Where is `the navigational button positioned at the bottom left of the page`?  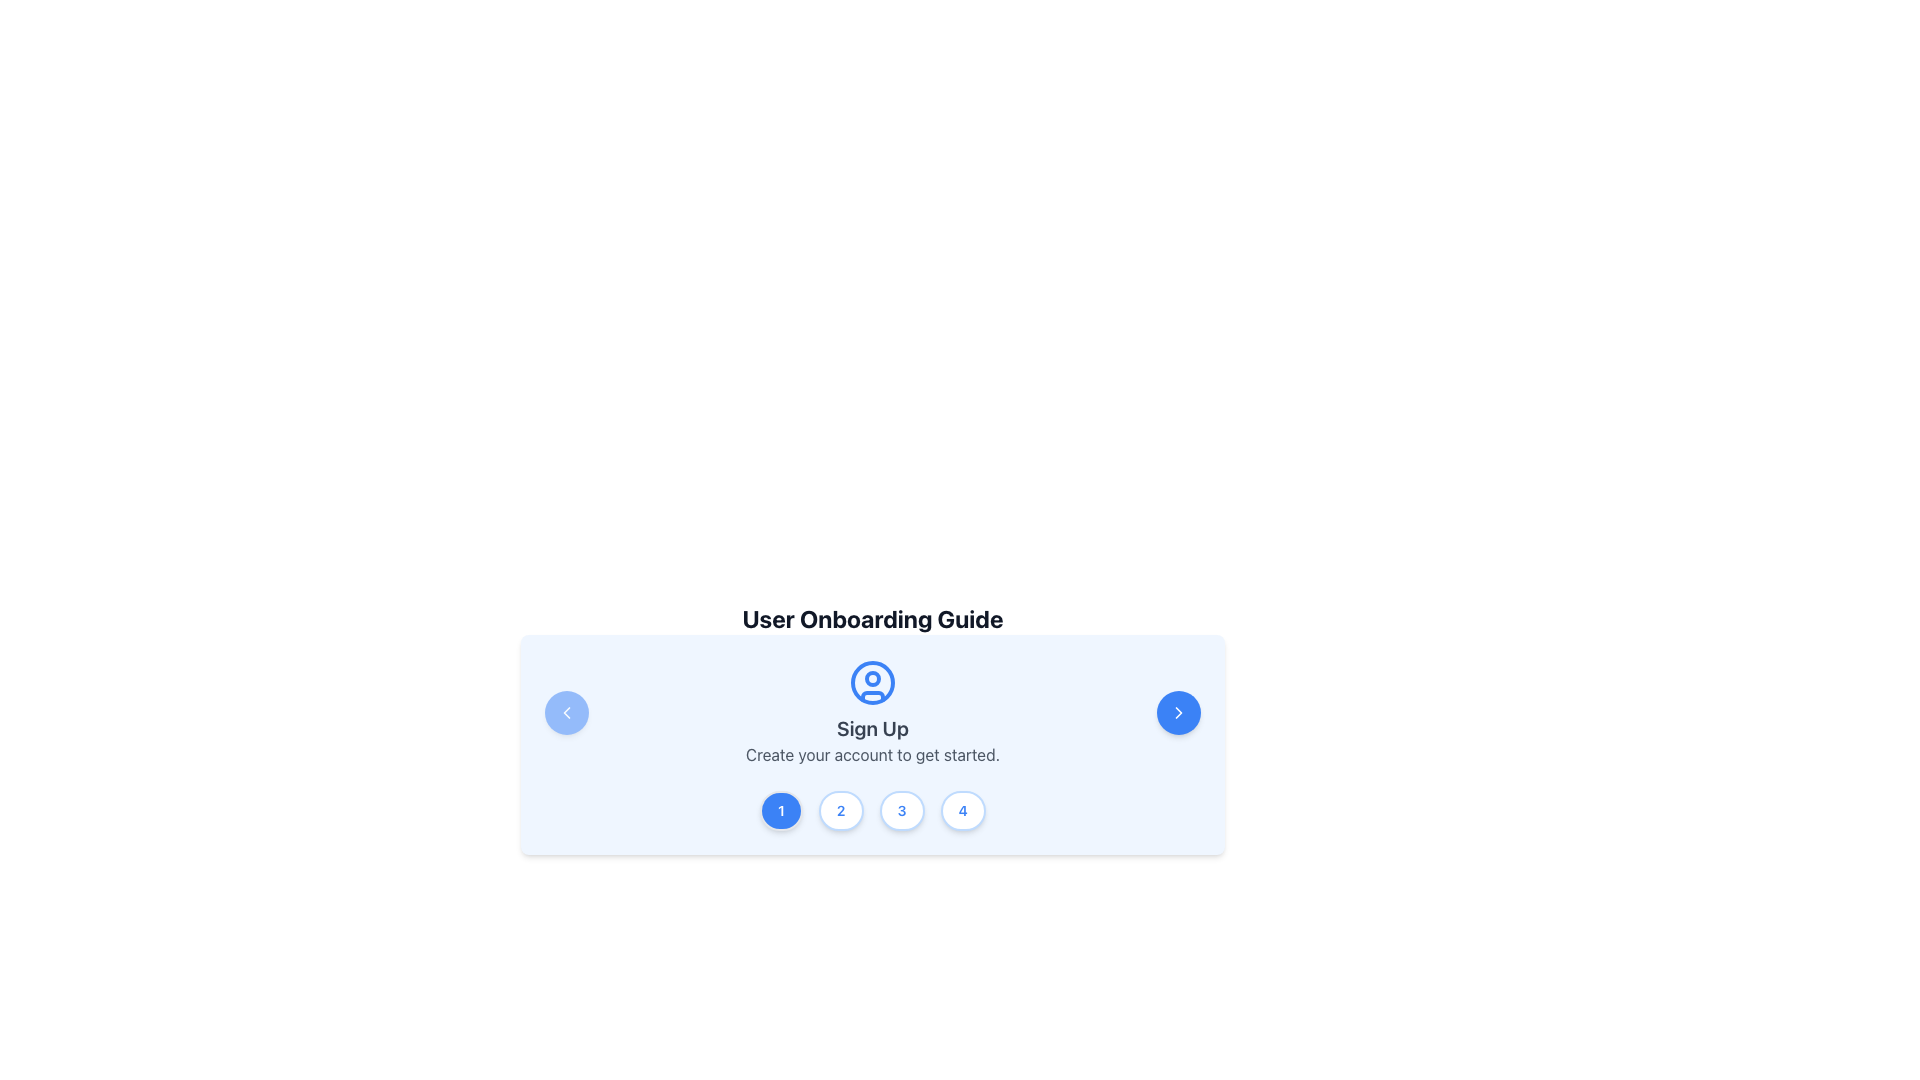
the navigational button positioned at the bottom left of the page is located at coordinates (565, 712).